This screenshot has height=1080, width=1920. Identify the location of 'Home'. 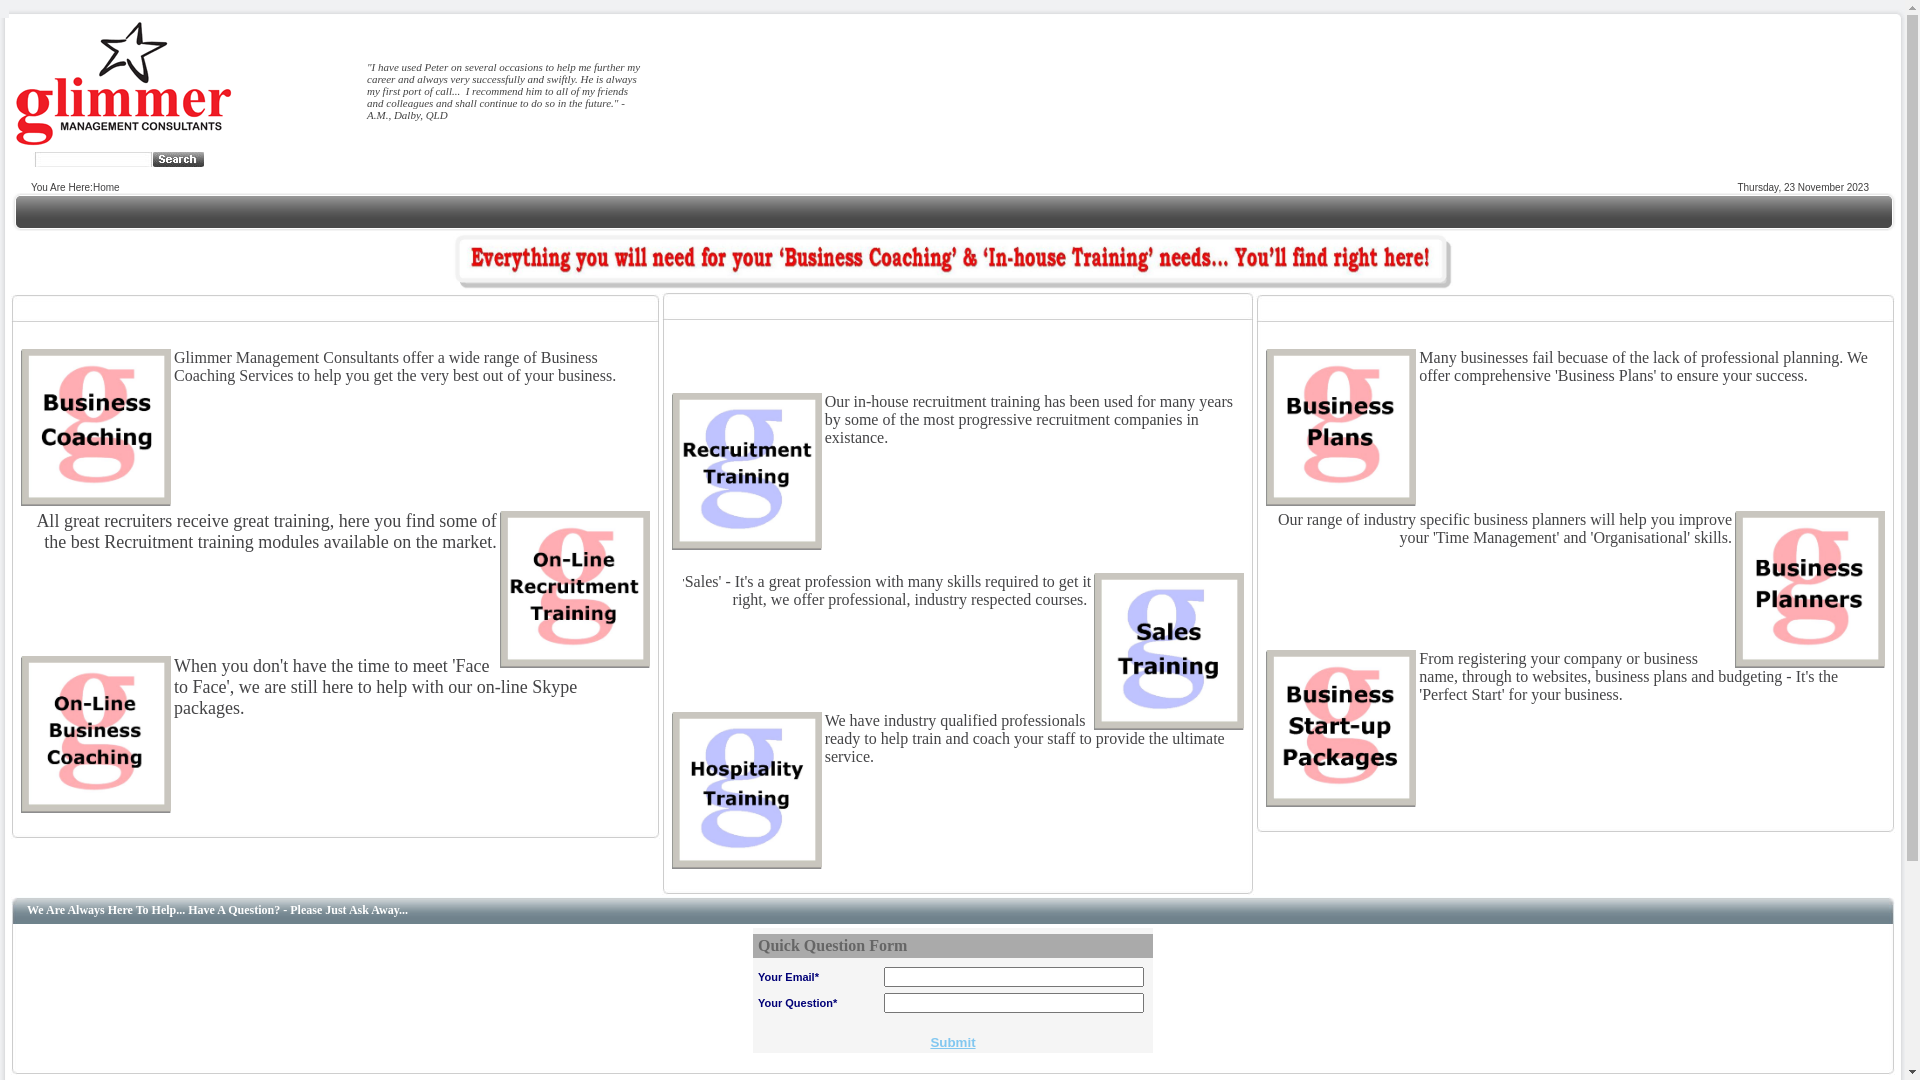
(91, 187).